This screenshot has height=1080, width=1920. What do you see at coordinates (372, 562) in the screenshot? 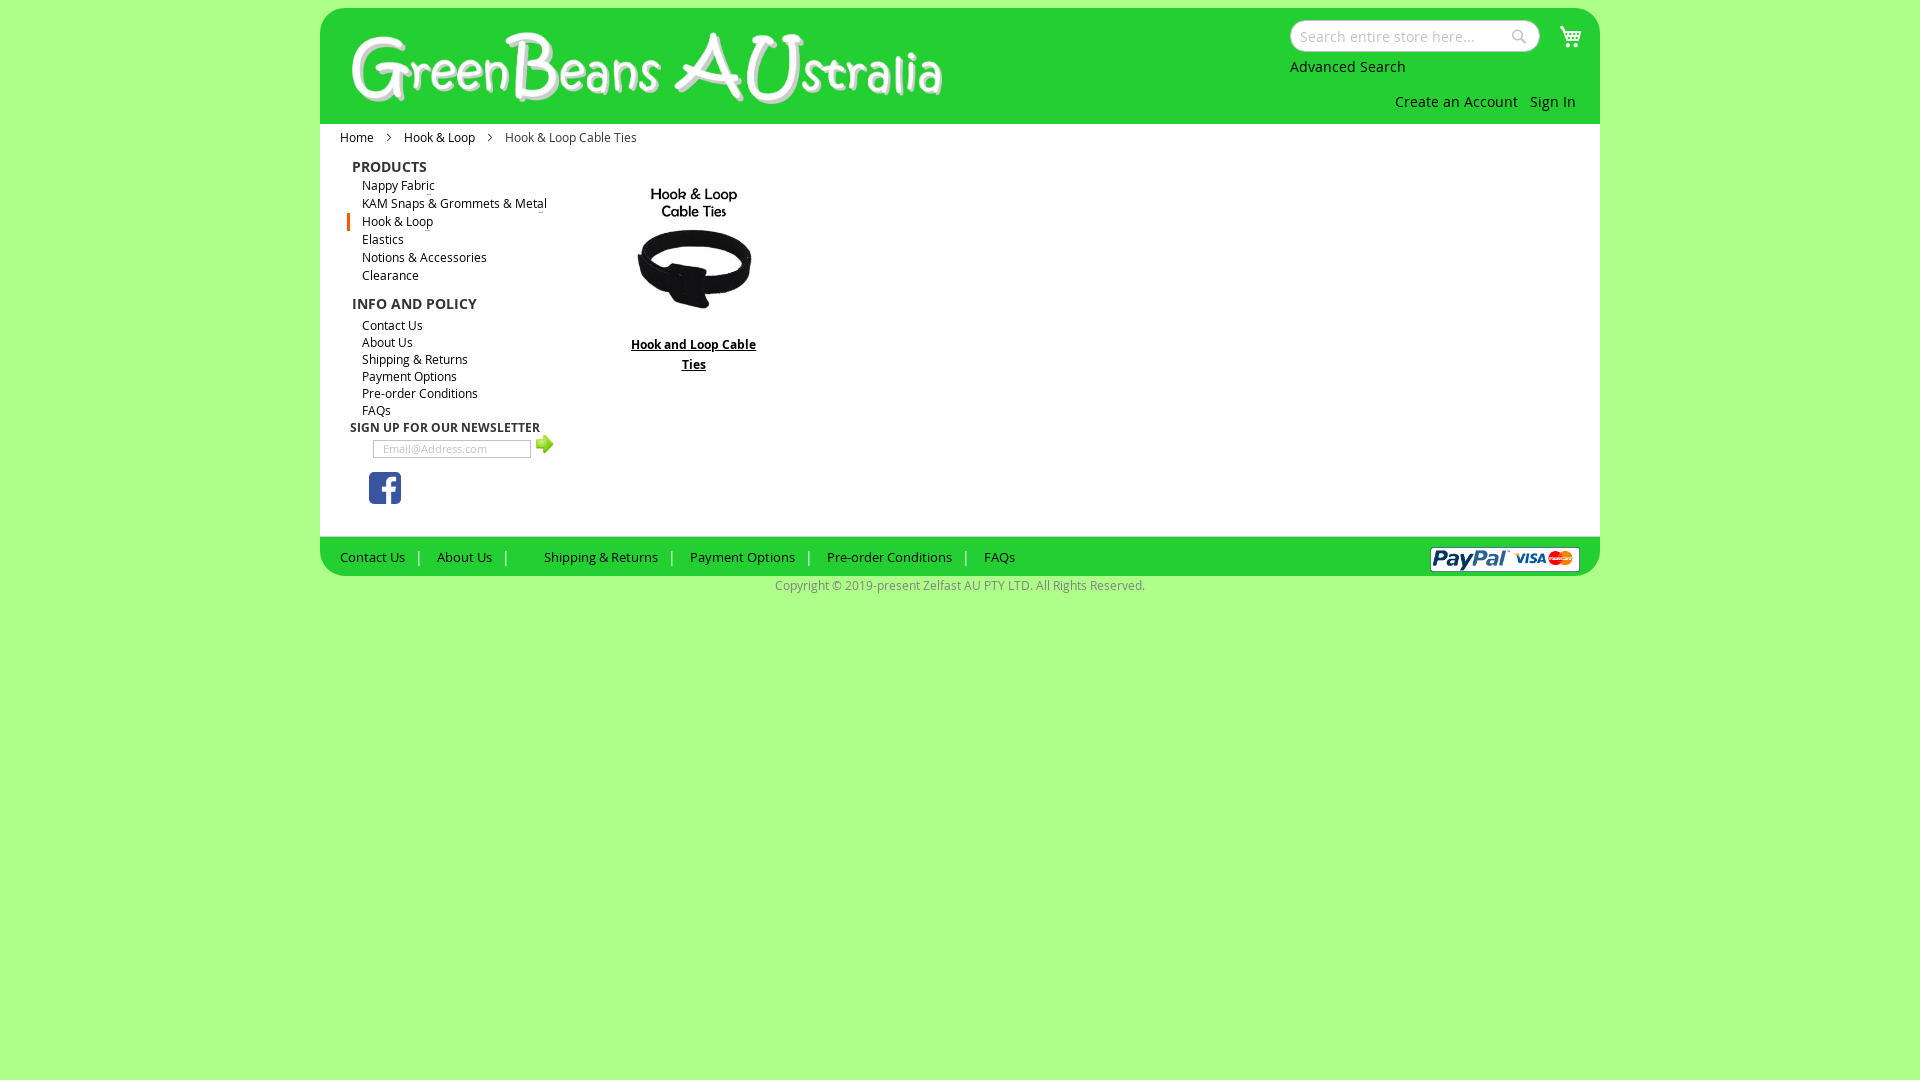
I see `'Contact Us'` at bounding box center [372, 562].